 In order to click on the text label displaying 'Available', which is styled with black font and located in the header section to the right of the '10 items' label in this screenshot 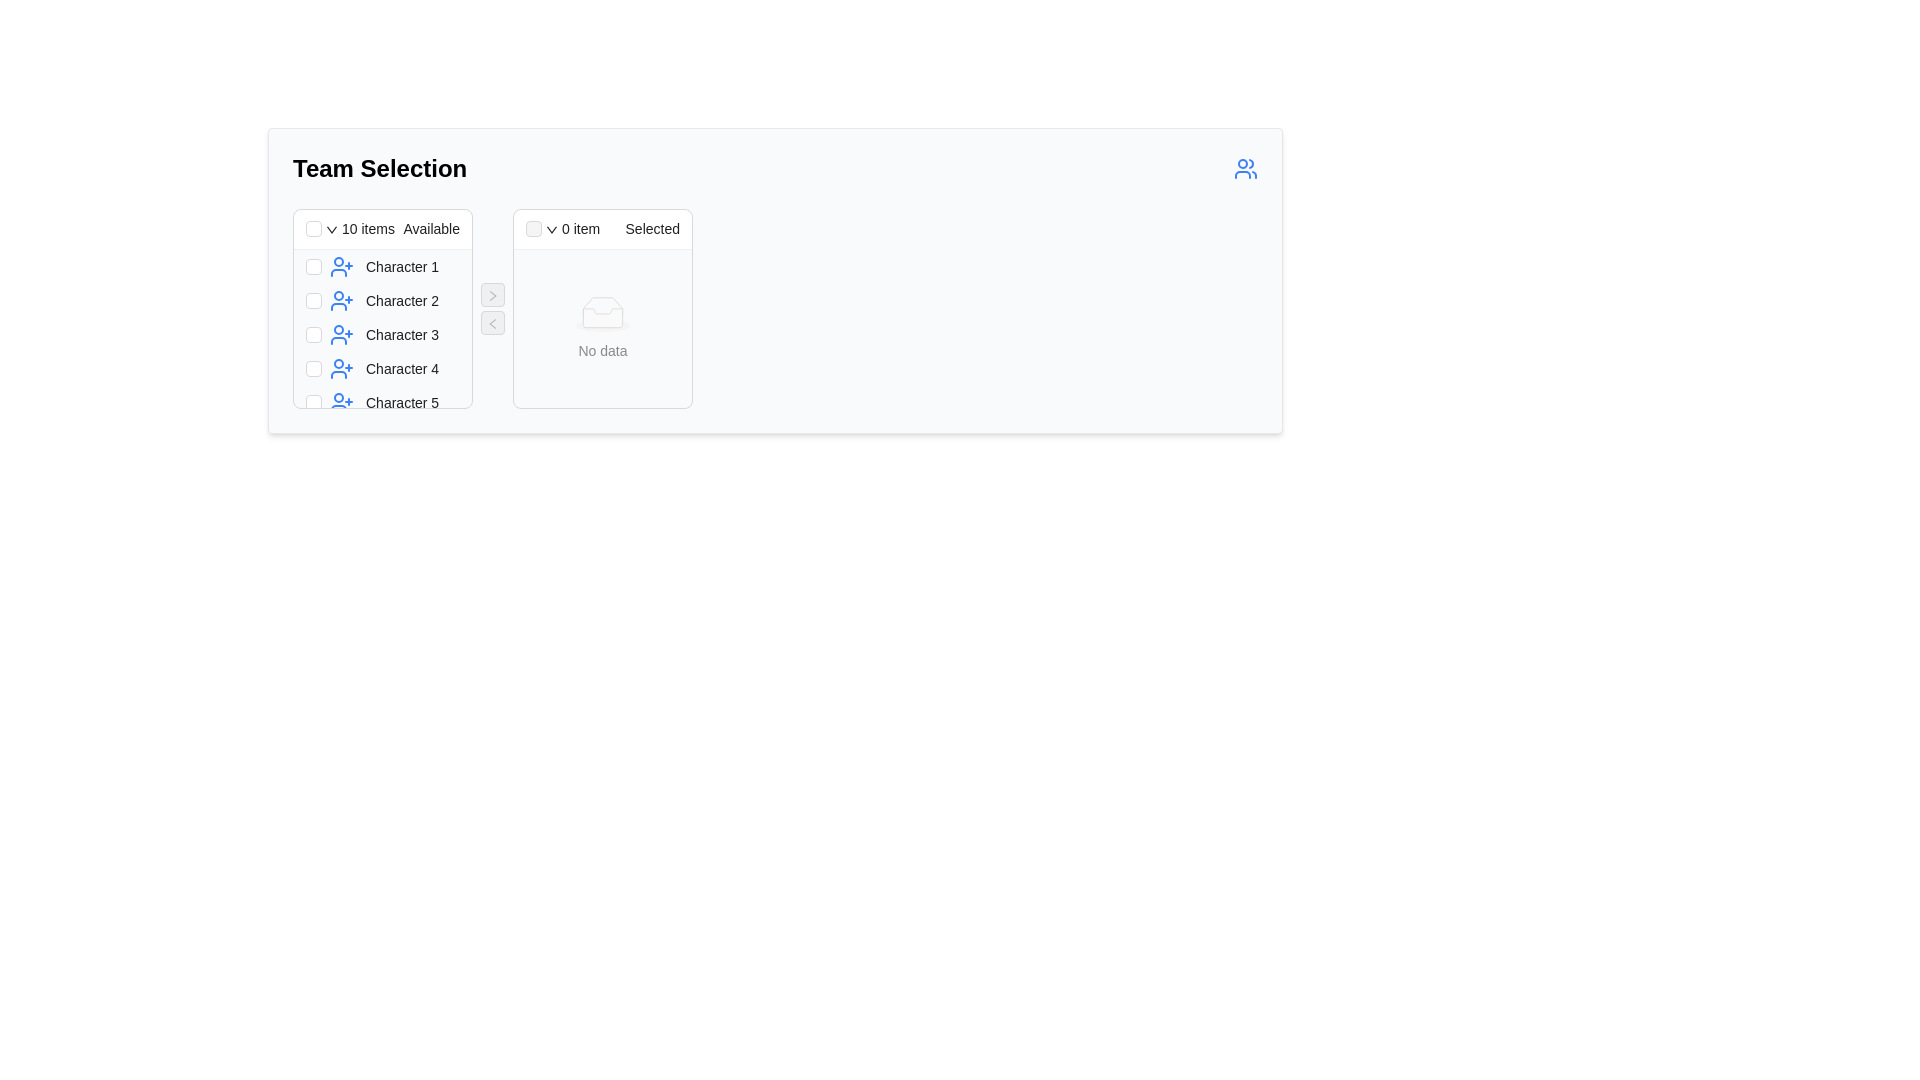, I will do `click(428, 227)`.